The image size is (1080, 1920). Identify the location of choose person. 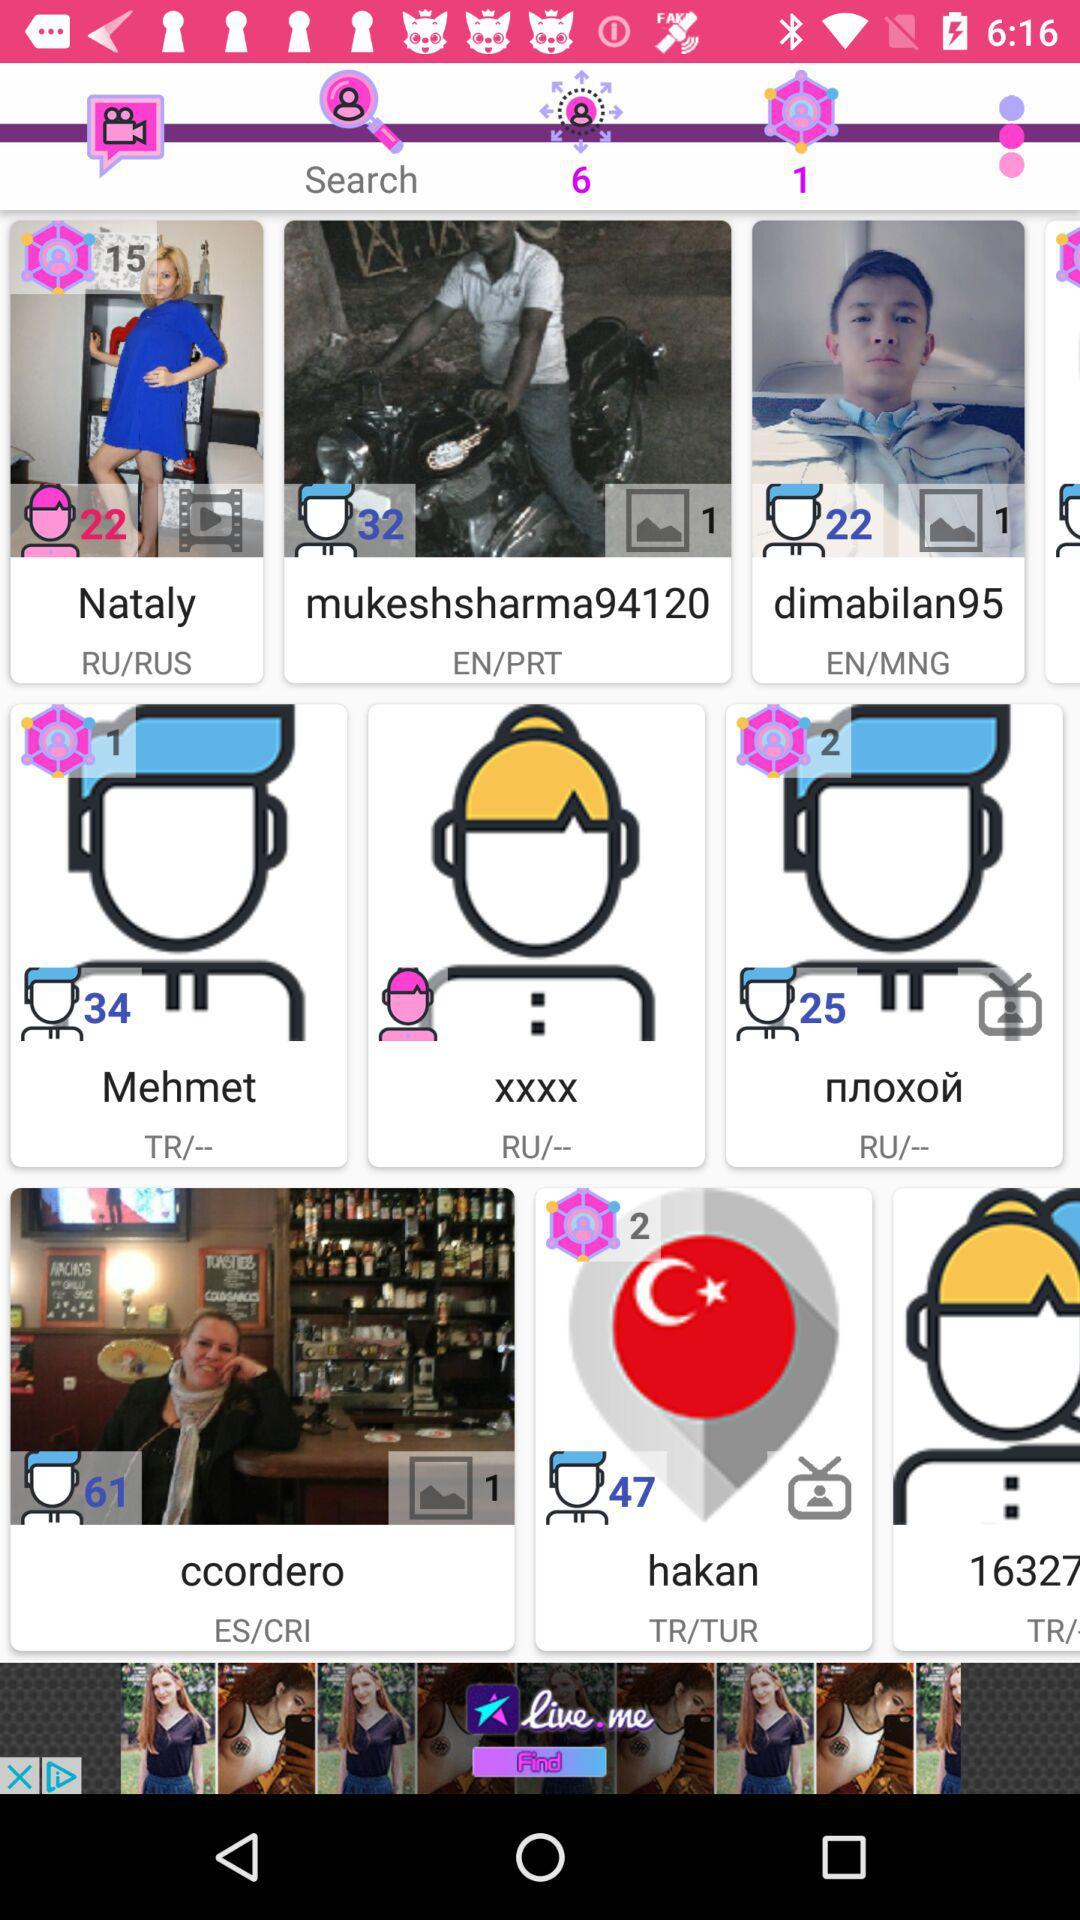
(535, 872).